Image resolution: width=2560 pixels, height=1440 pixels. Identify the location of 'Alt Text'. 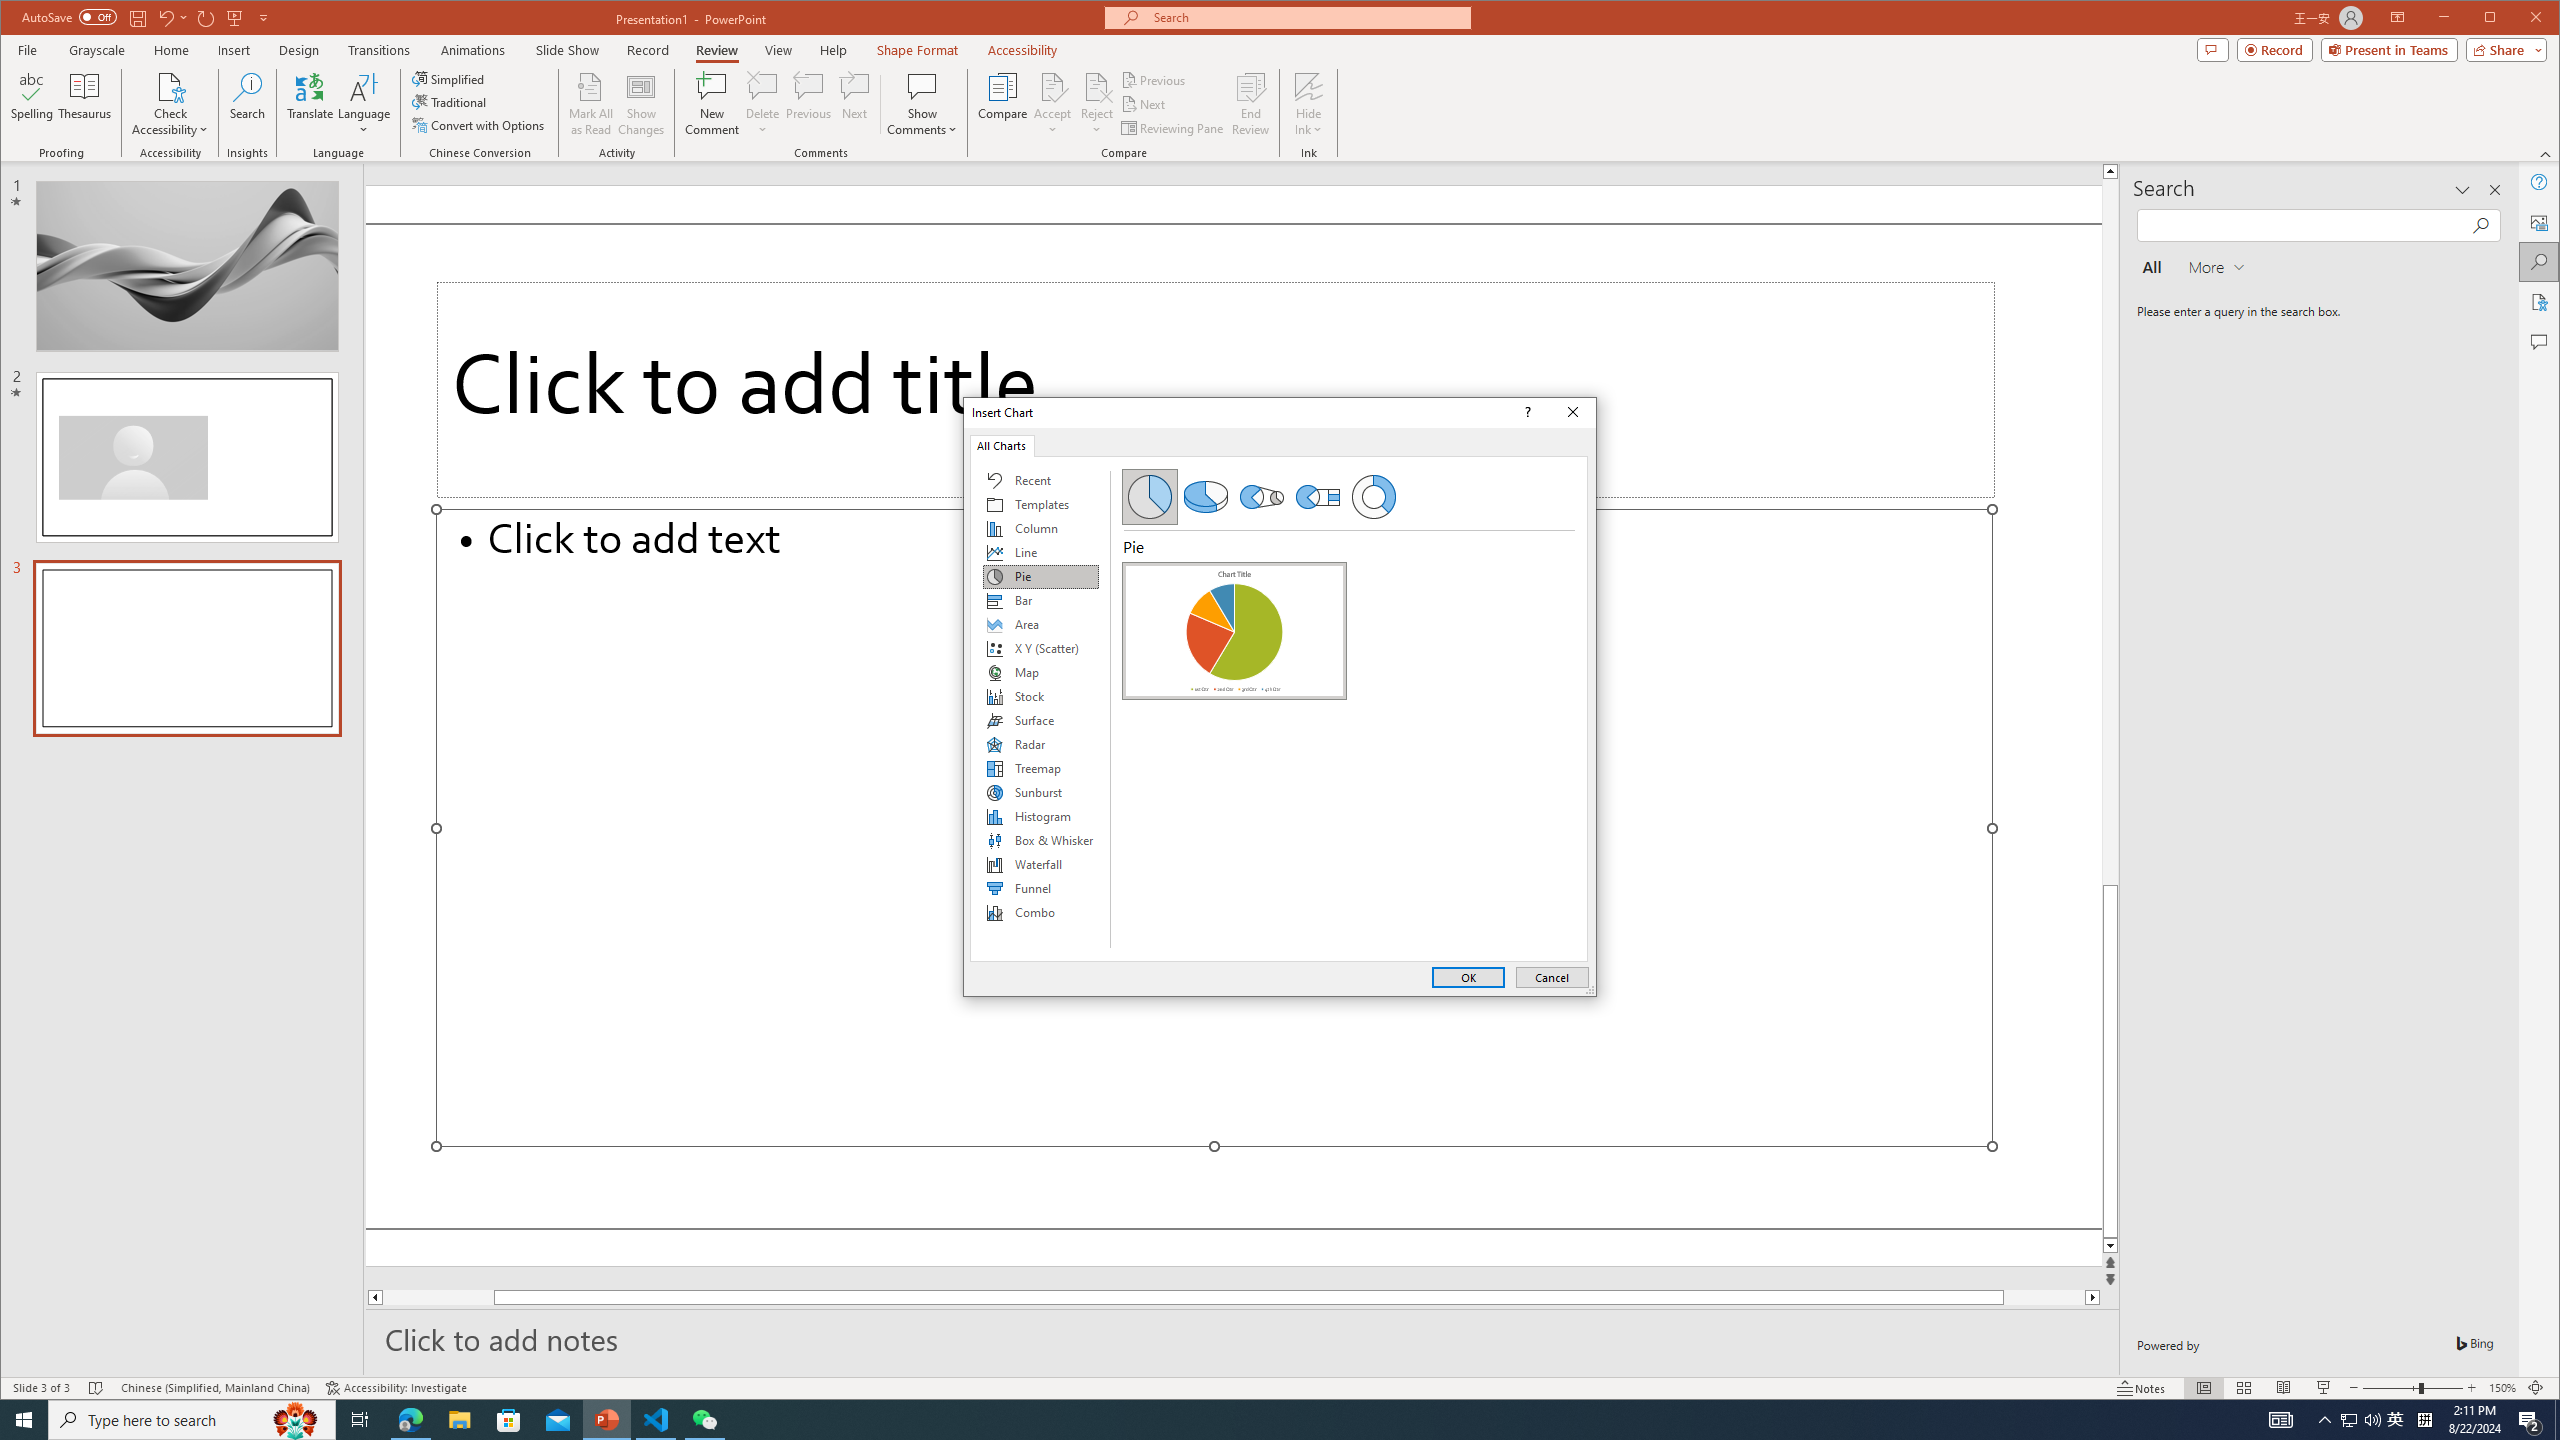
(2539, 221).